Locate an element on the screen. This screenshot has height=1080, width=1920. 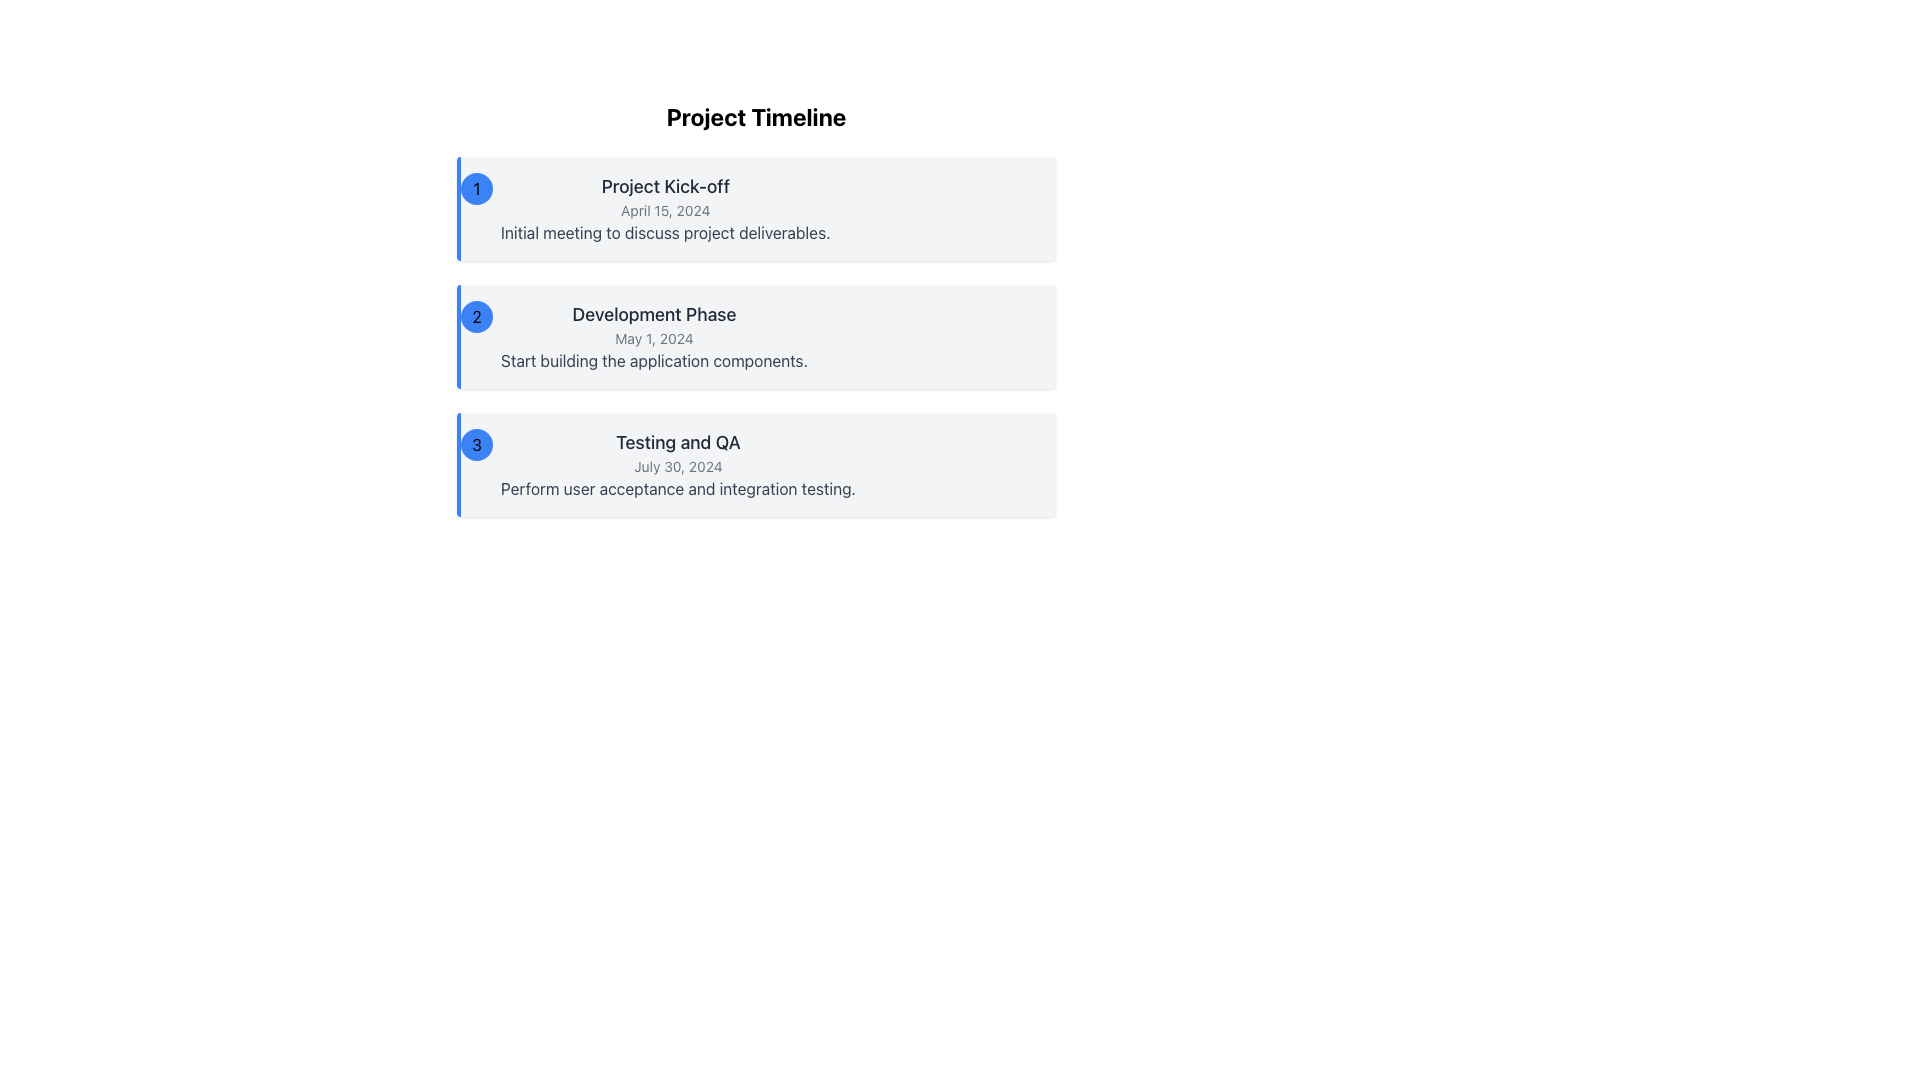
the textual label displaying 'Perform user acceptance and integration testing.' which is located in the 'Testing and QA' phase of the project timeline is located at coordinates (678, 489).